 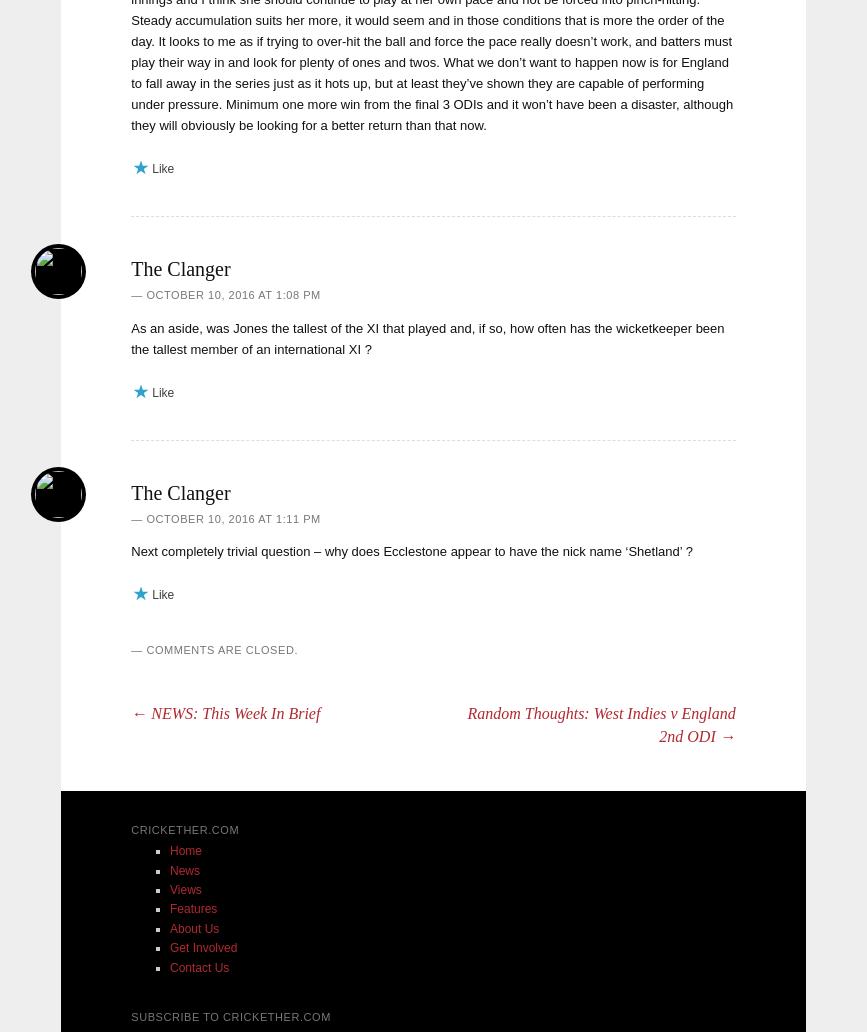 I want to click on 'Comments are closed.', so click(x=146, y=648).